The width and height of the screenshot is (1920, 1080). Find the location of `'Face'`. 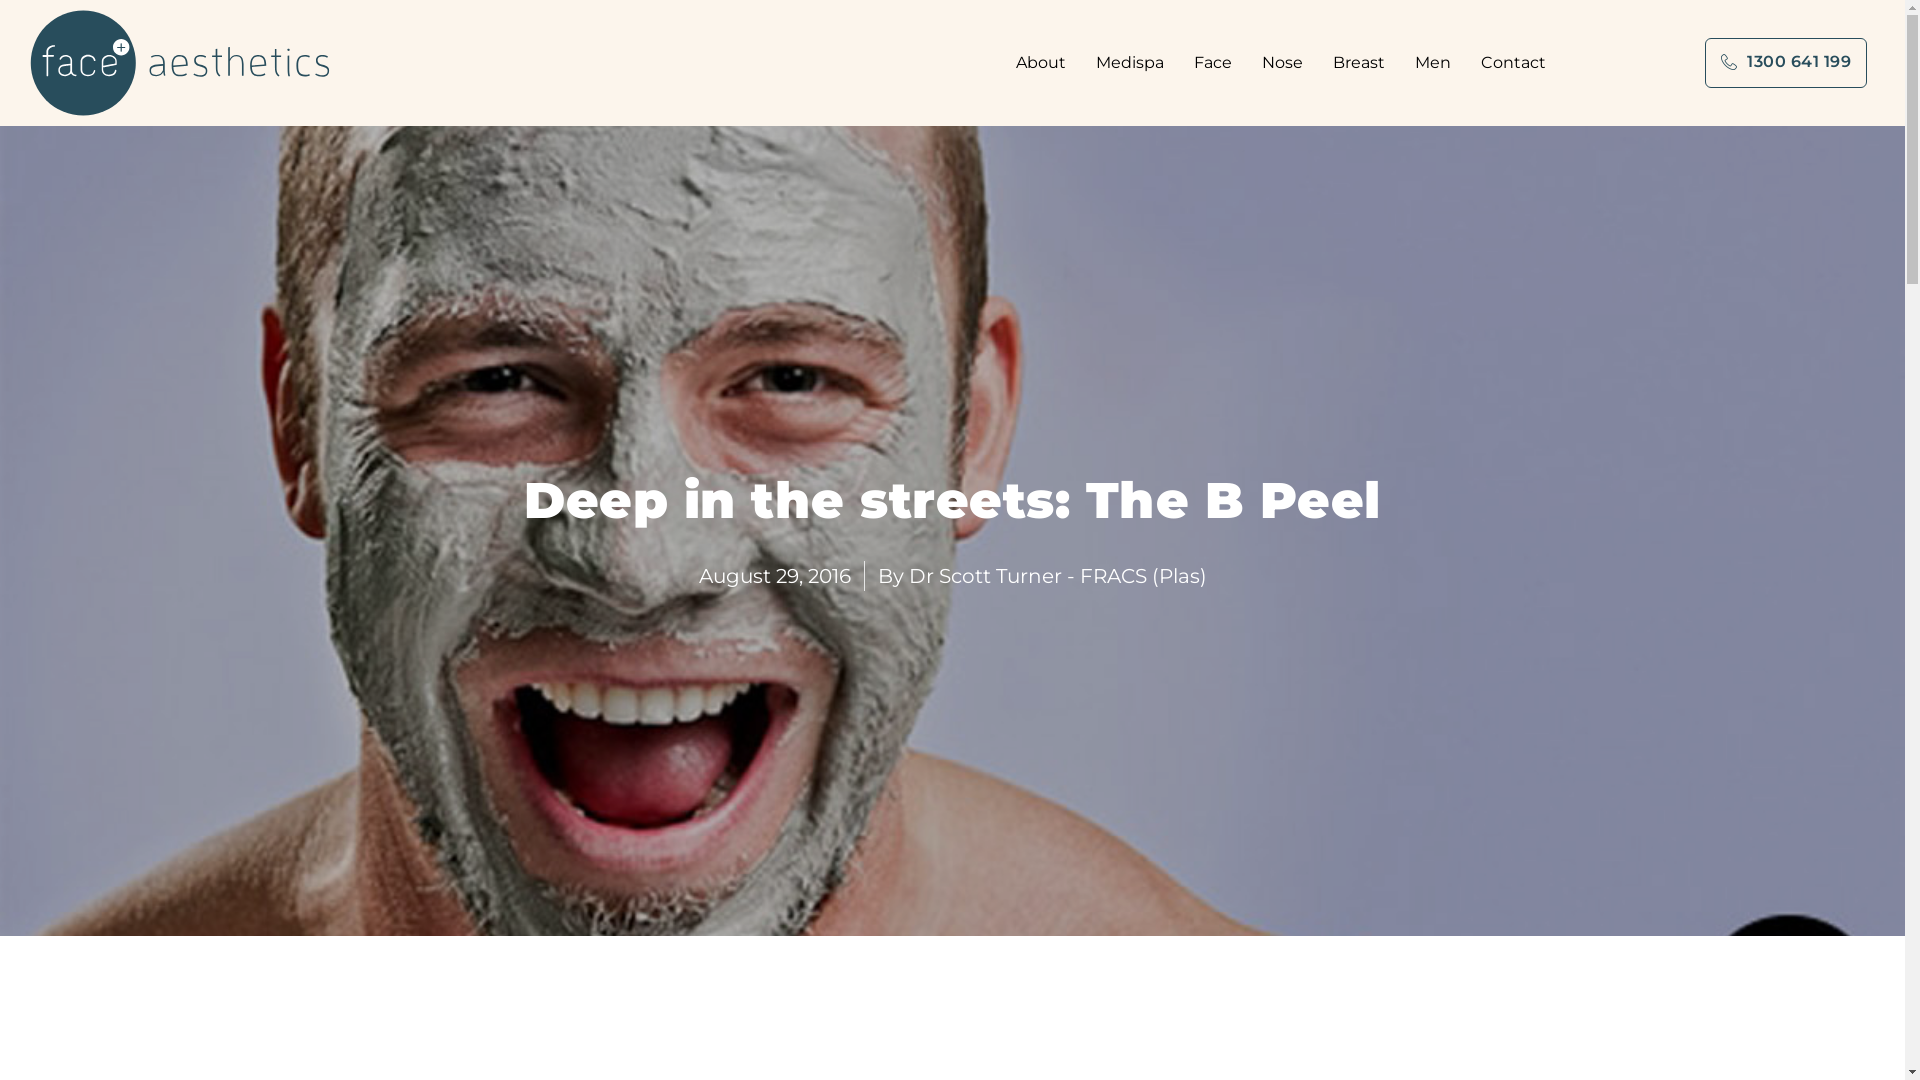

'Face' is located at coordinates (1194, 61).